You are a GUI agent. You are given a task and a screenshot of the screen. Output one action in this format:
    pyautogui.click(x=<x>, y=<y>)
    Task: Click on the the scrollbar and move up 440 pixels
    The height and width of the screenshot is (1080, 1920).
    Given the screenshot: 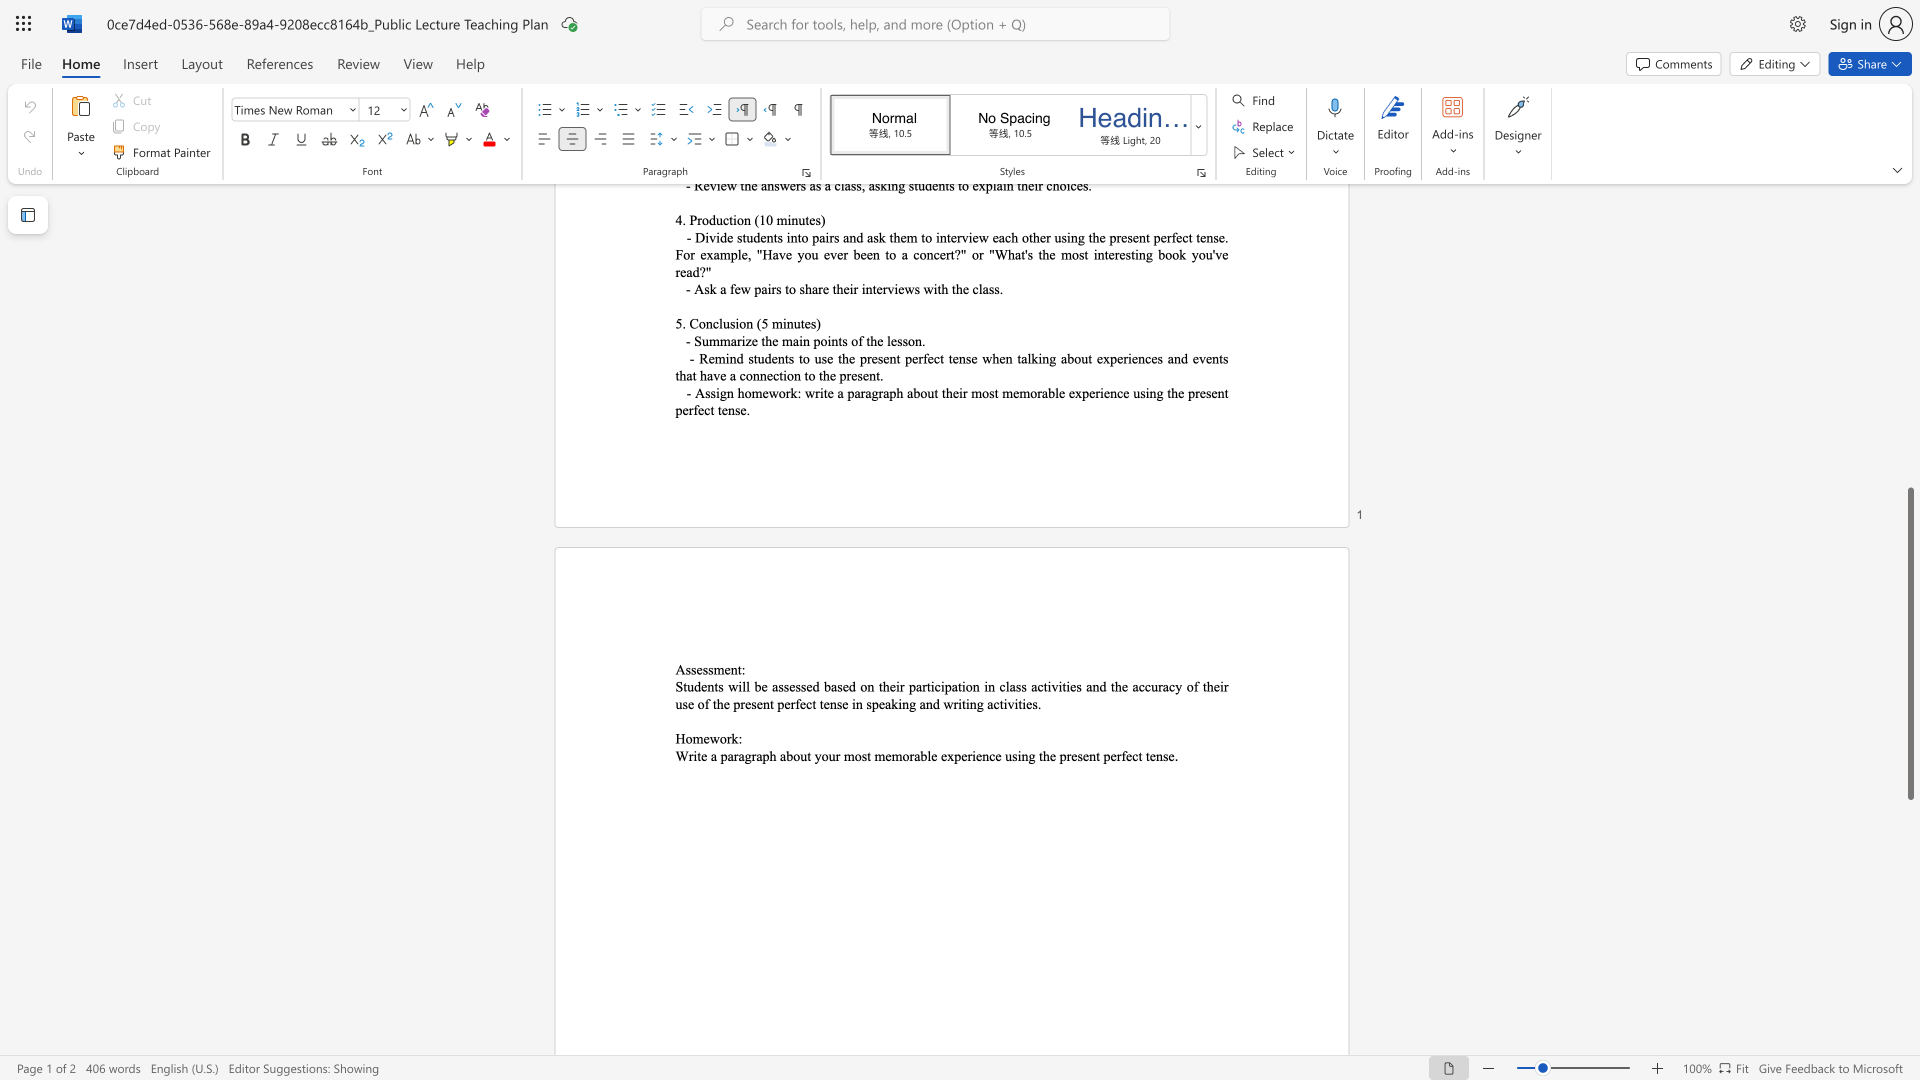 What is the action you would take?
    pyautogui.click(x=1909, y=643)
    